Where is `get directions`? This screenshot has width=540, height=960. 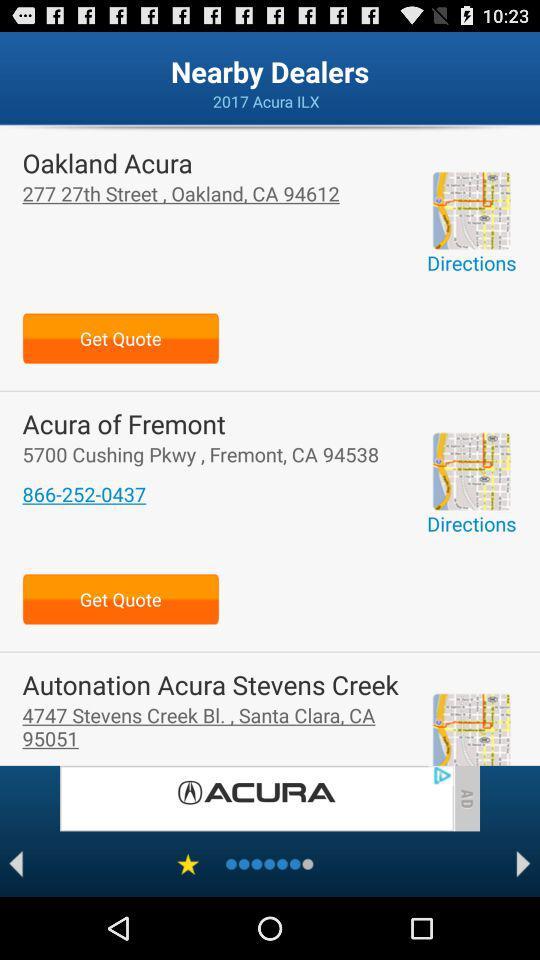 get directions is located at coordinates (471, 728).